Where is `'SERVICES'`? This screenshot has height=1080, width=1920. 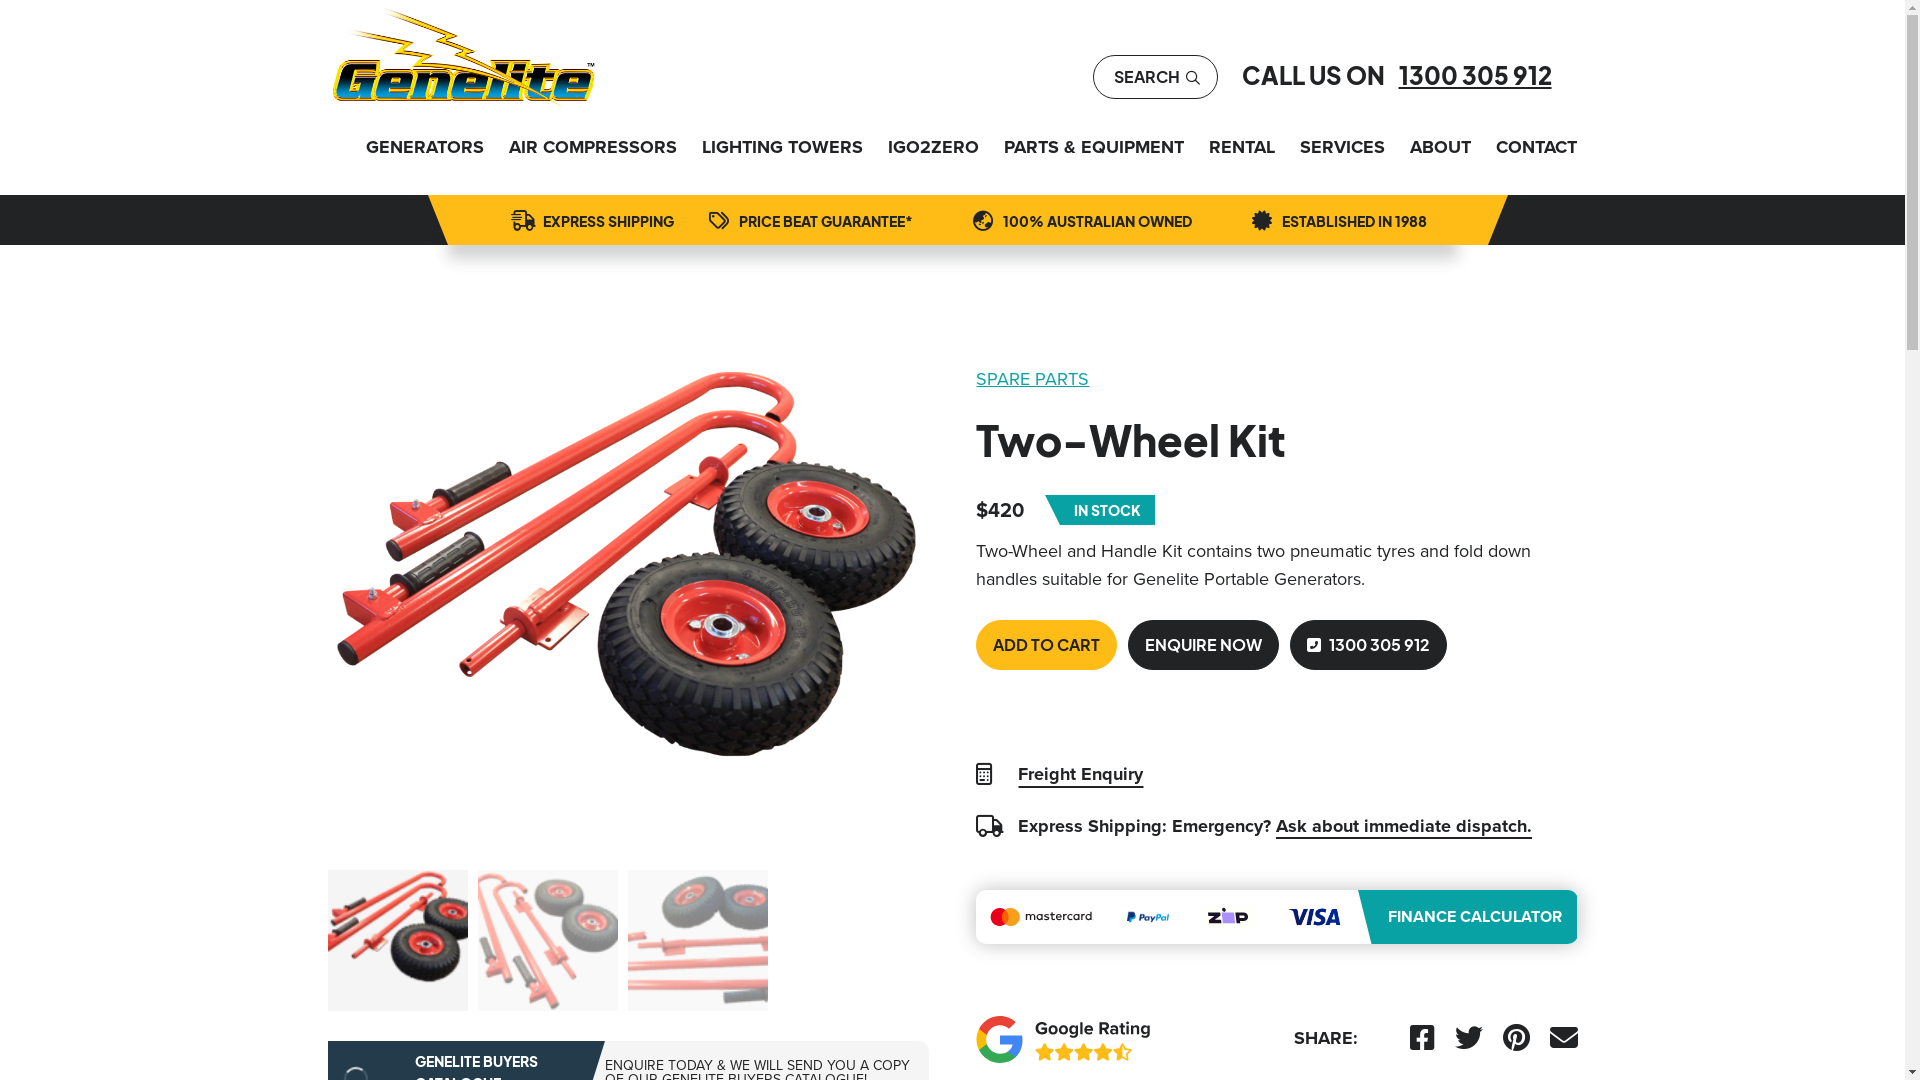
'SERVICES' is located at coordinates (1342, 145).